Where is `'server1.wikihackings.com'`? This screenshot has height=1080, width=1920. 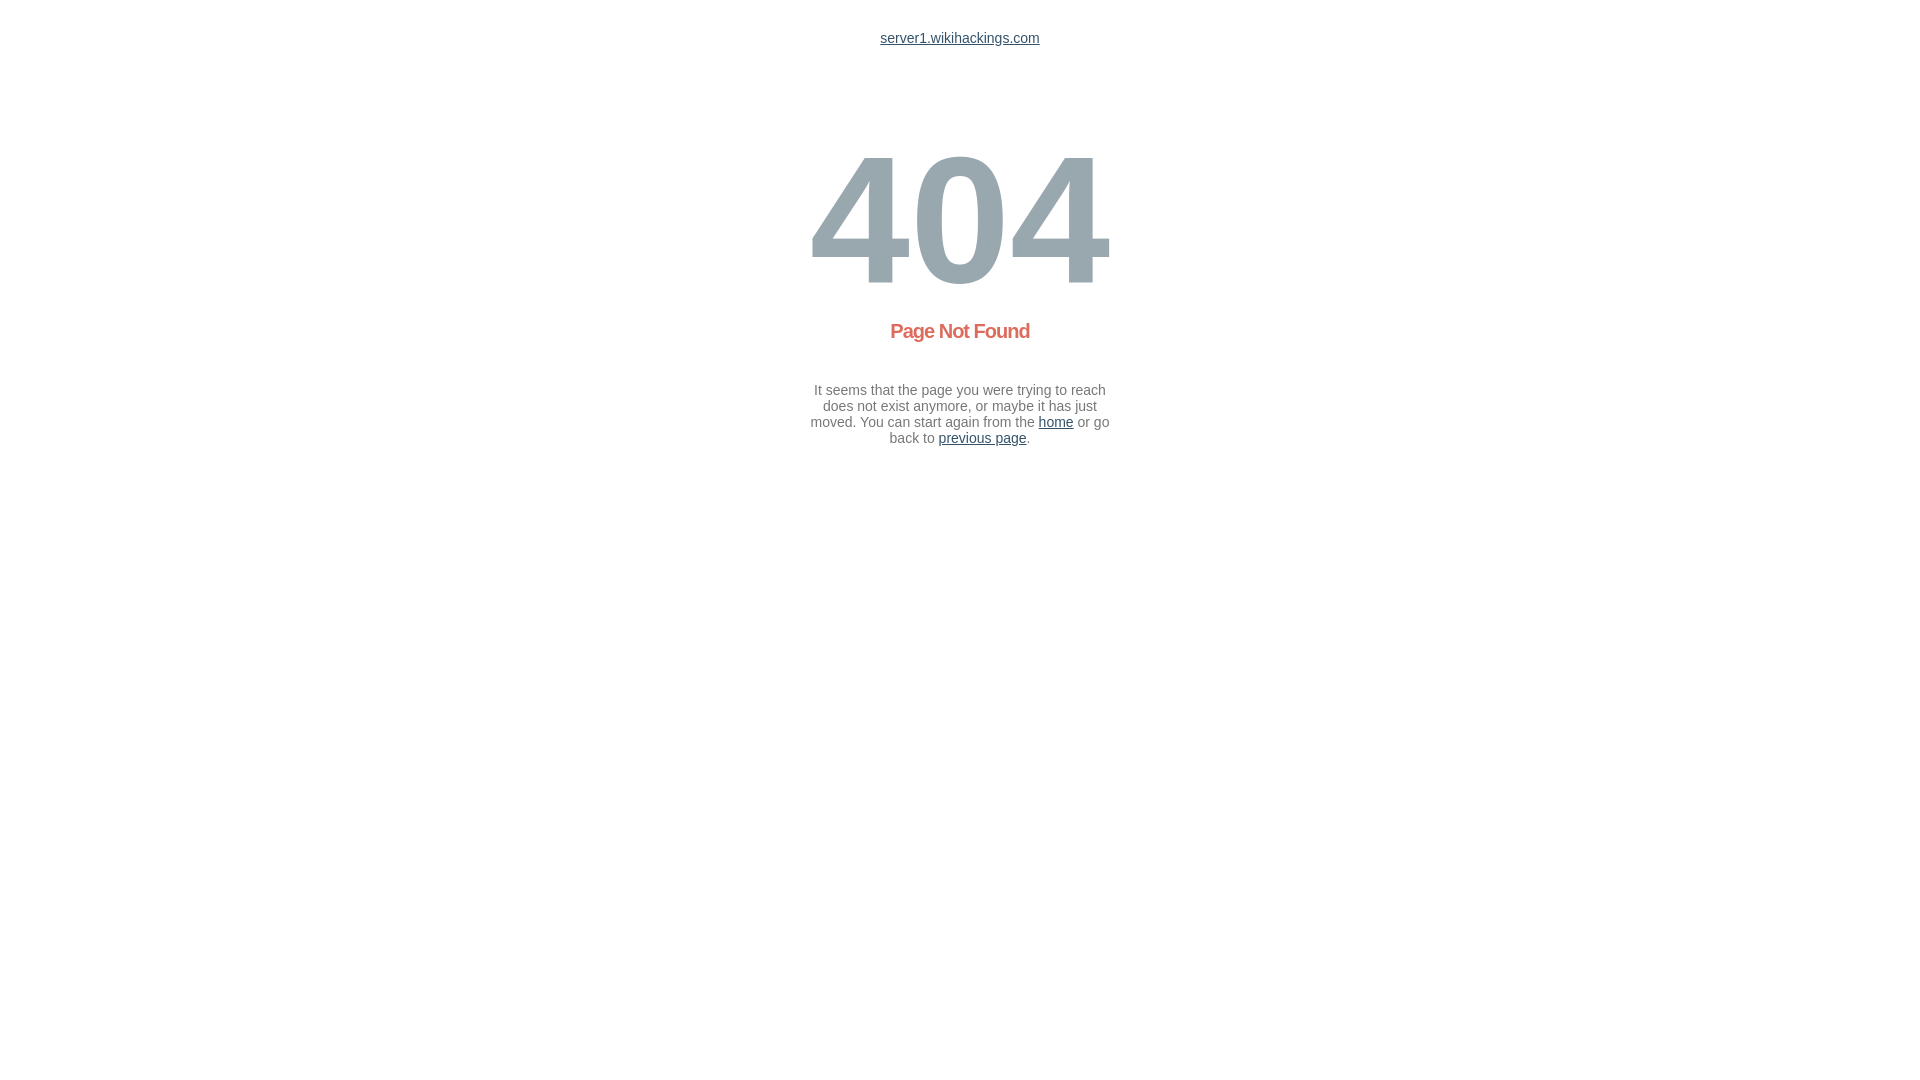 'server1.wikihackings.com' is located at coordinates (960, 38).